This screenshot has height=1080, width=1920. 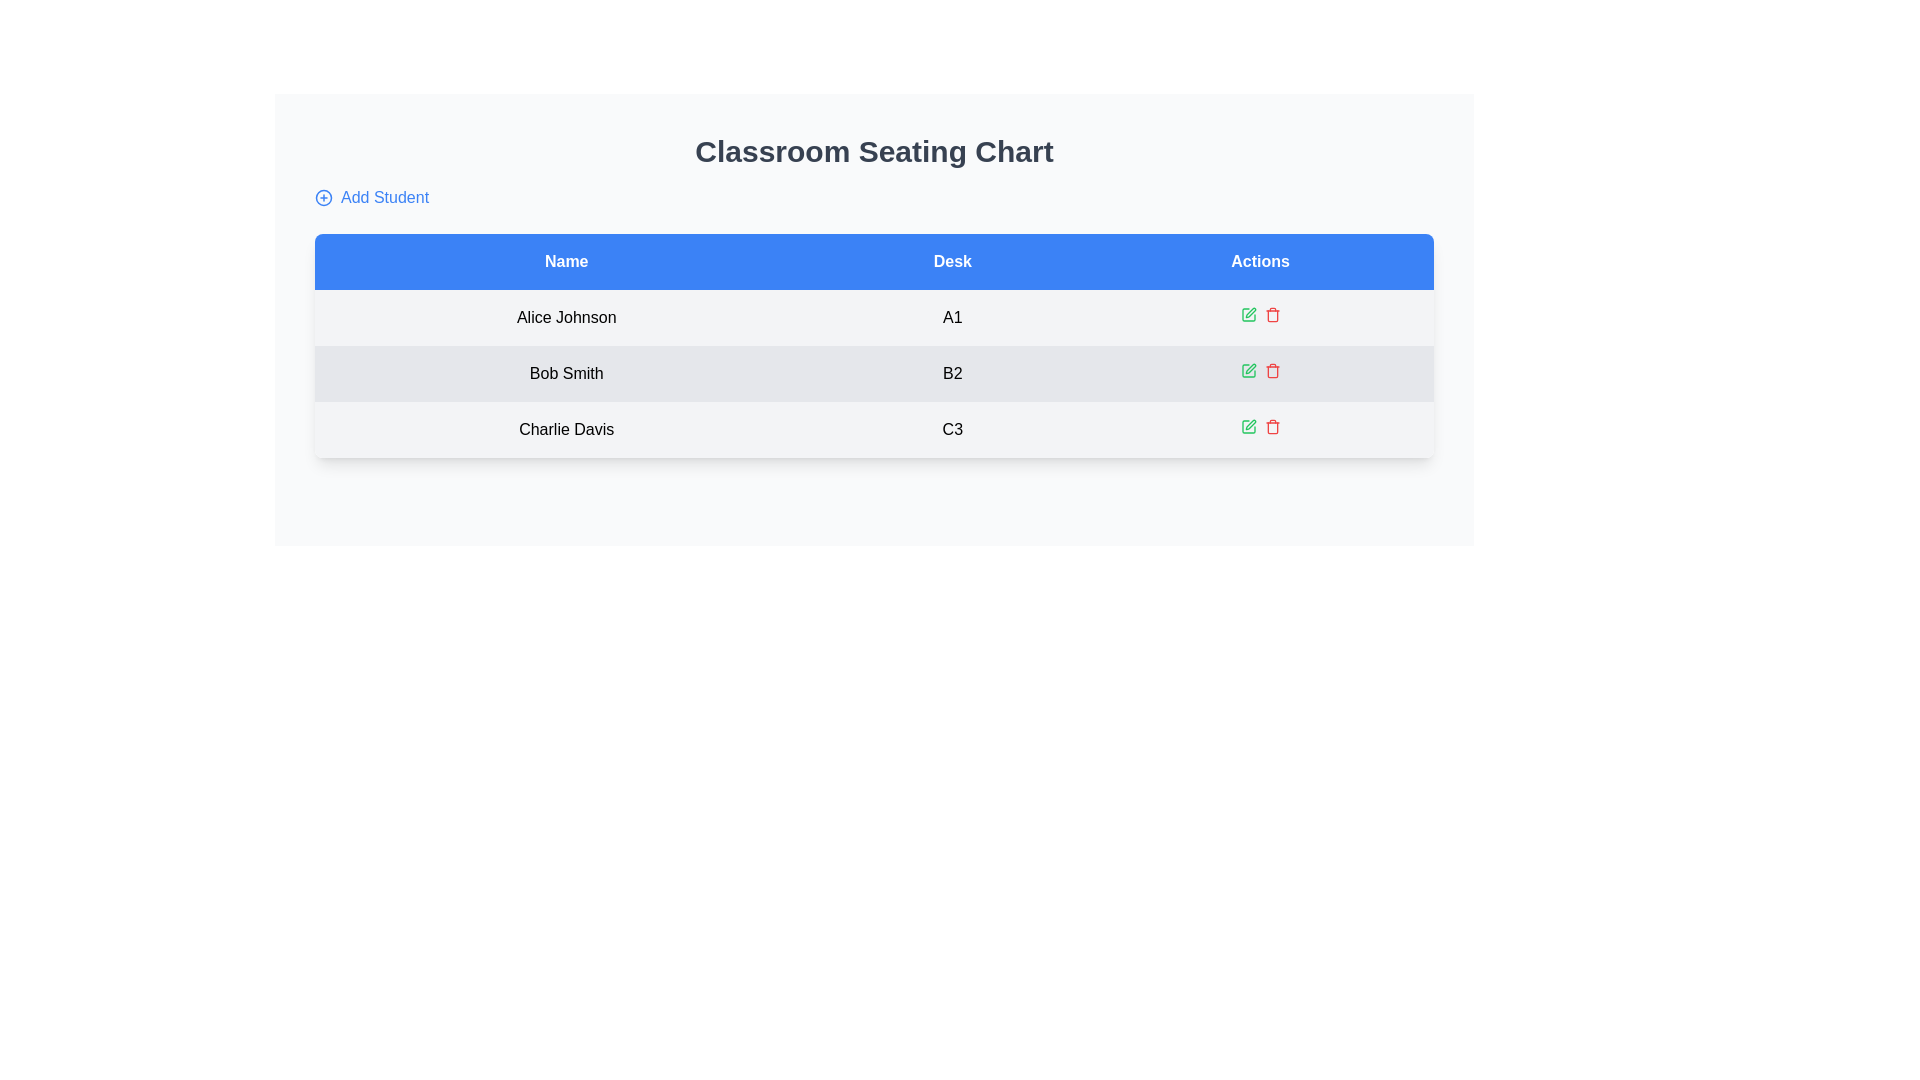 What do you see at coordinates (1259, 261) in the screenshot?
I see `the 'Actions' text label, which is styled with white text on a blue background and located at the rightmost position in the header row of a table, adjacent to the 'Desk' header` at bounding box center [1259, 261].